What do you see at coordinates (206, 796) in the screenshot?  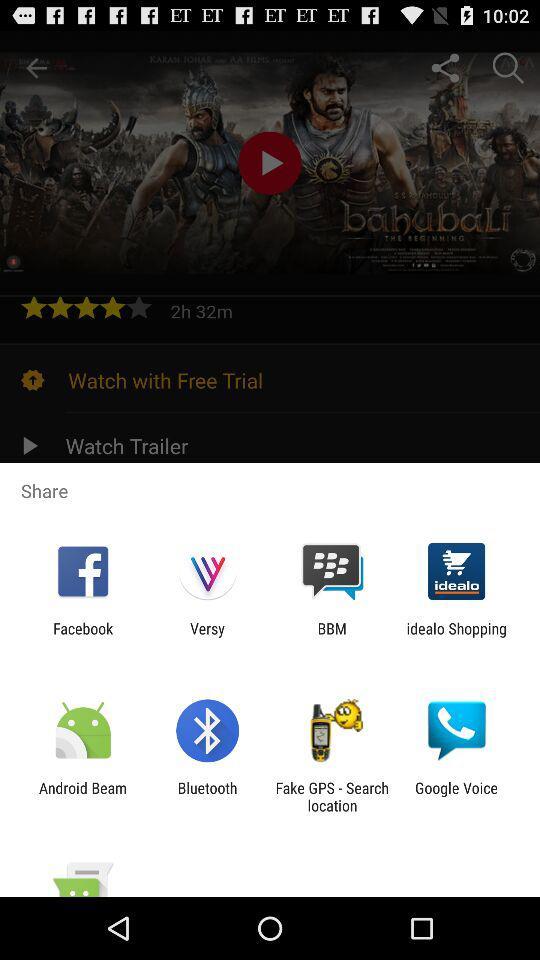 I see `item to the right of the android beam item` at bounding box center [206, 796].